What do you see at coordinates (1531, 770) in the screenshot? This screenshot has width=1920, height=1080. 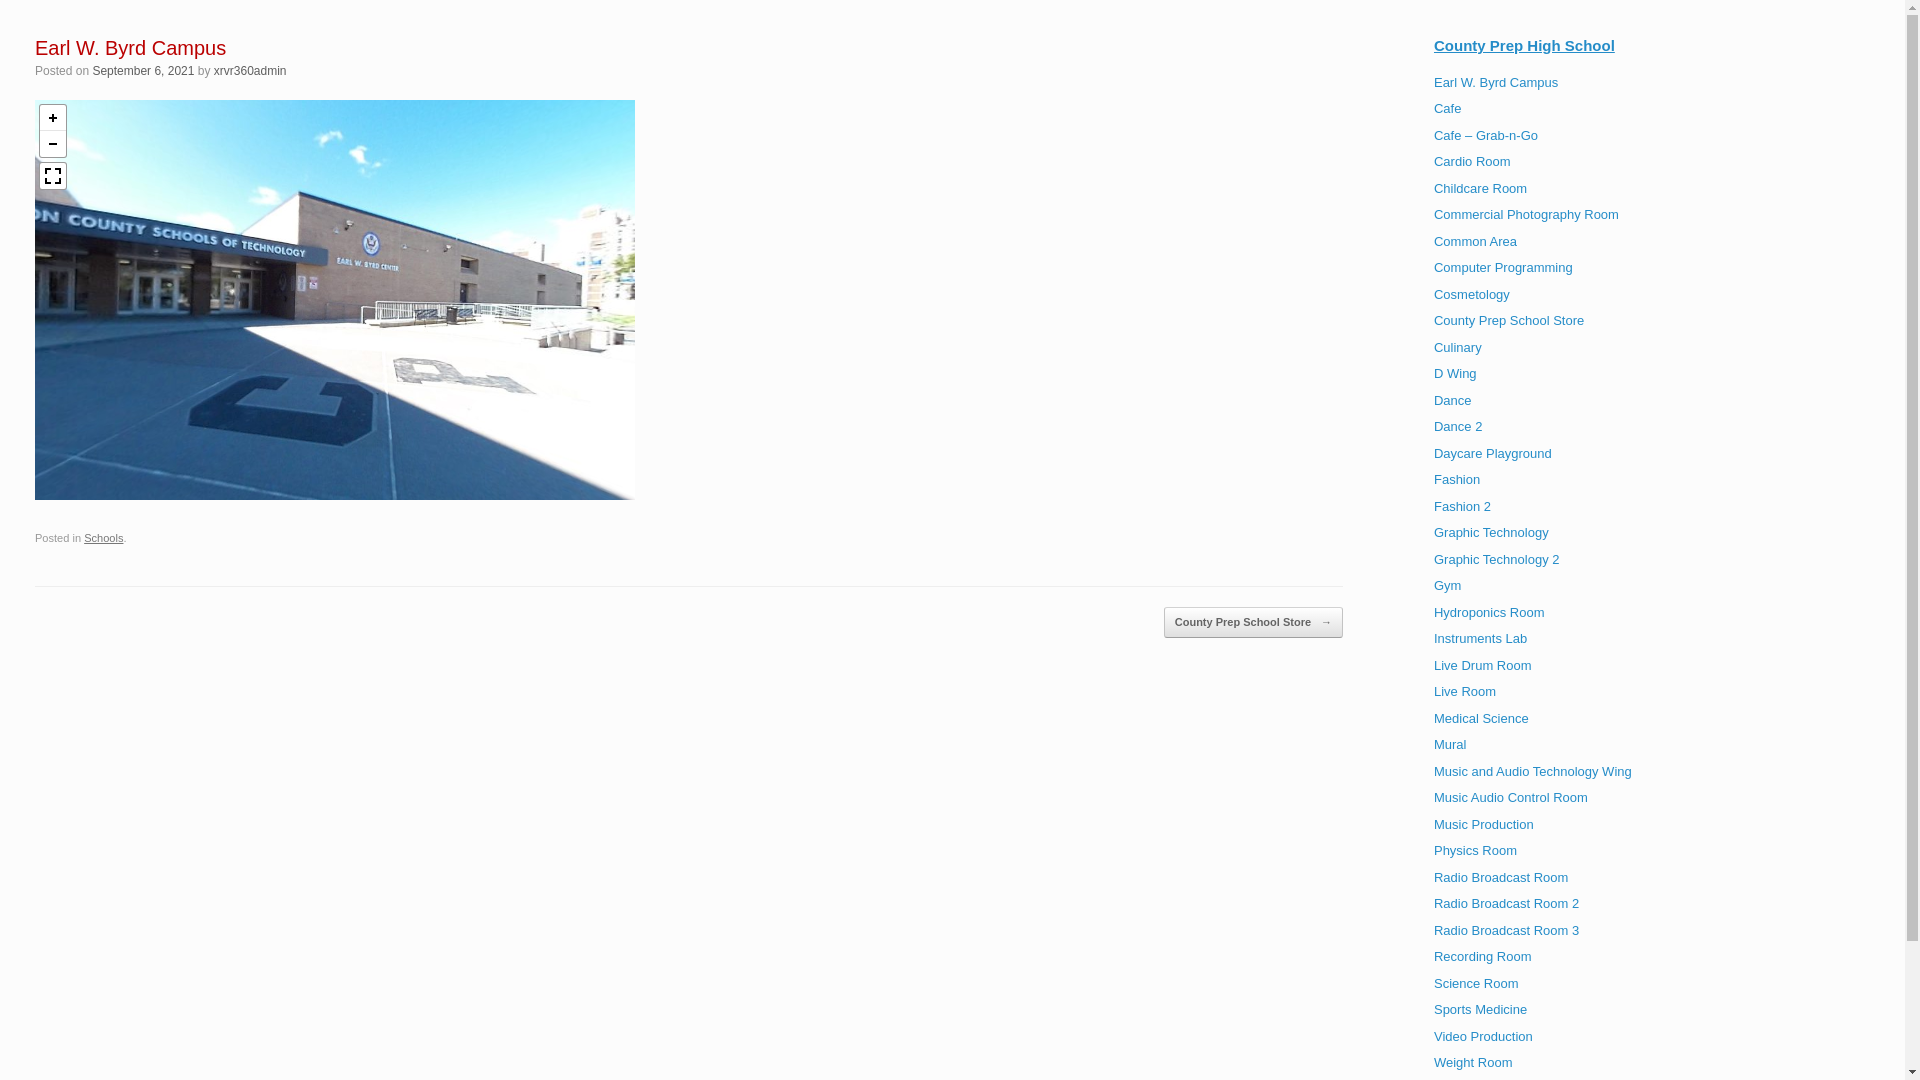 I see `'Music and Audio Technology Wing'` at bounding box center [1531, 770].